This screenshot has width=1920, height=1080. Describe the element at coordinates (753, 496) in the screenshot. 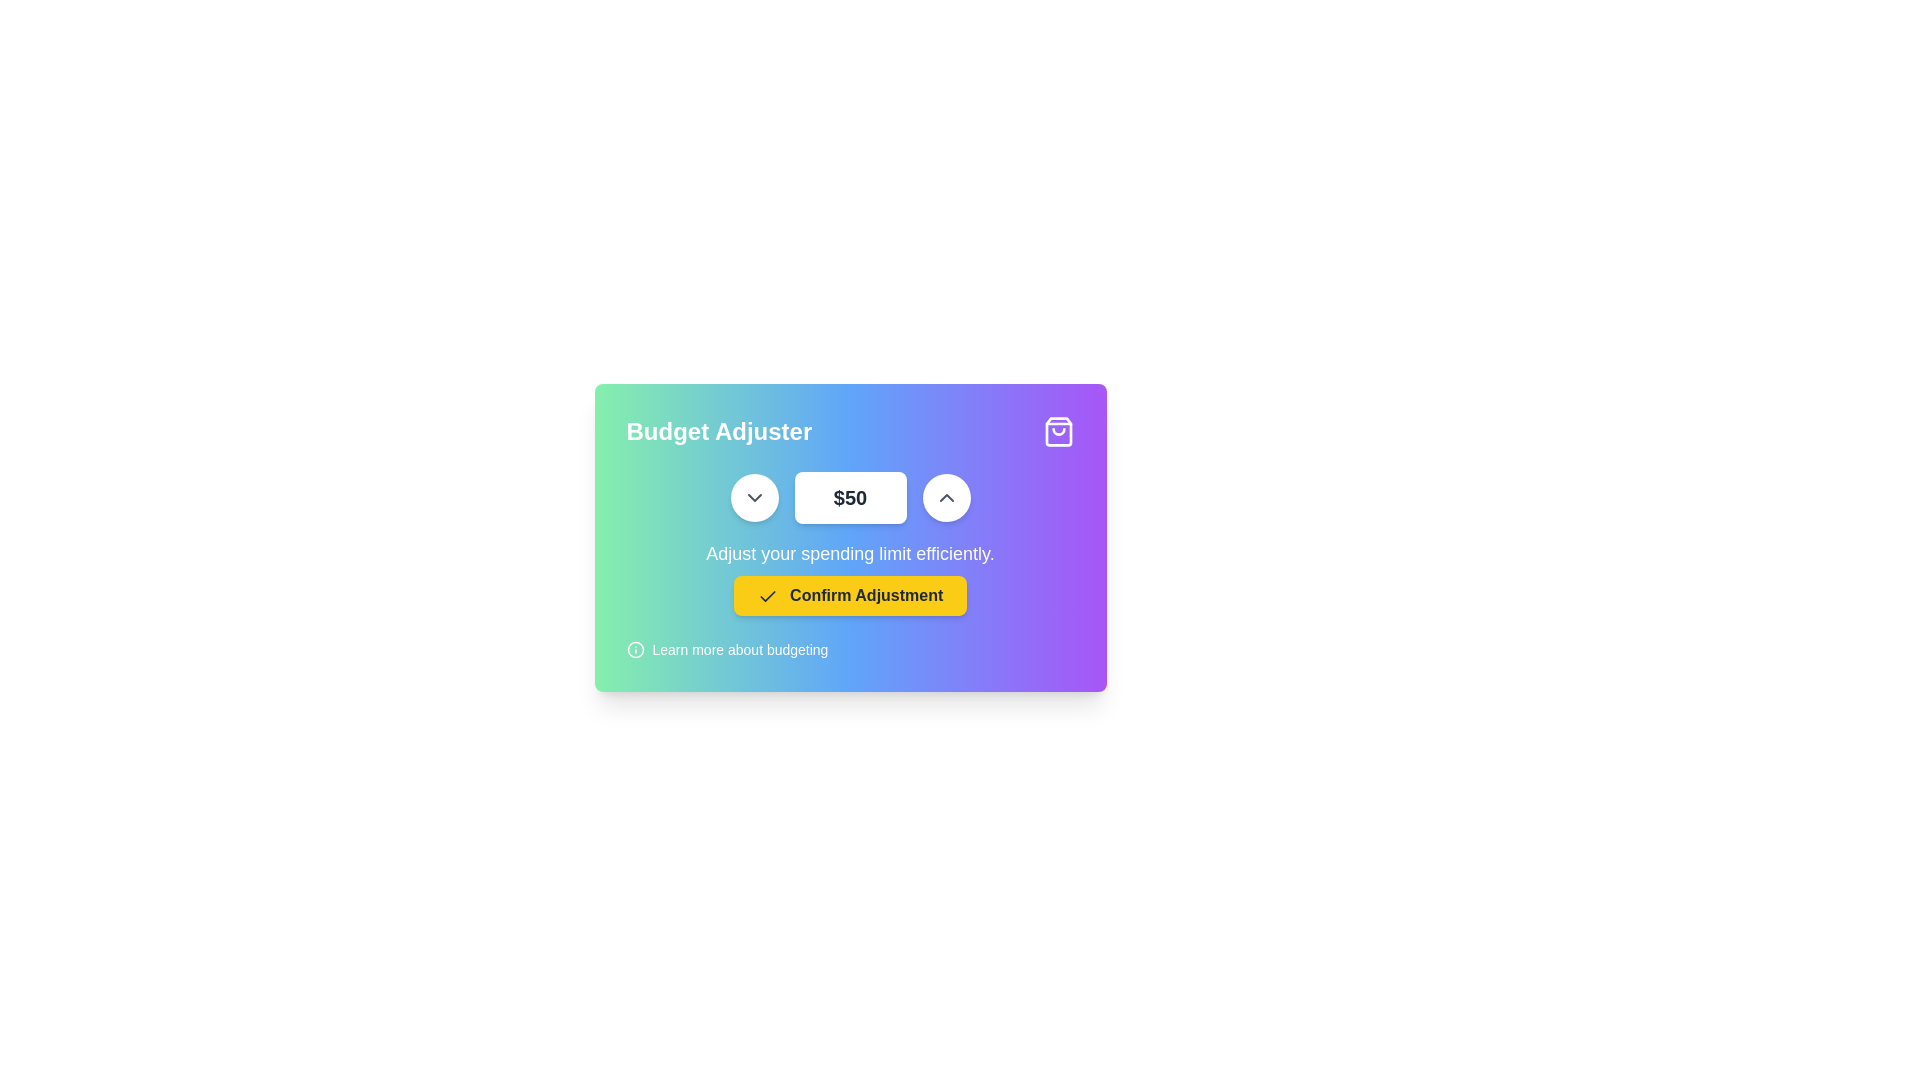

I see `the decrement button for the Budget Adjuster section to decrease the displayed amount in the adjoining text field` at that location.